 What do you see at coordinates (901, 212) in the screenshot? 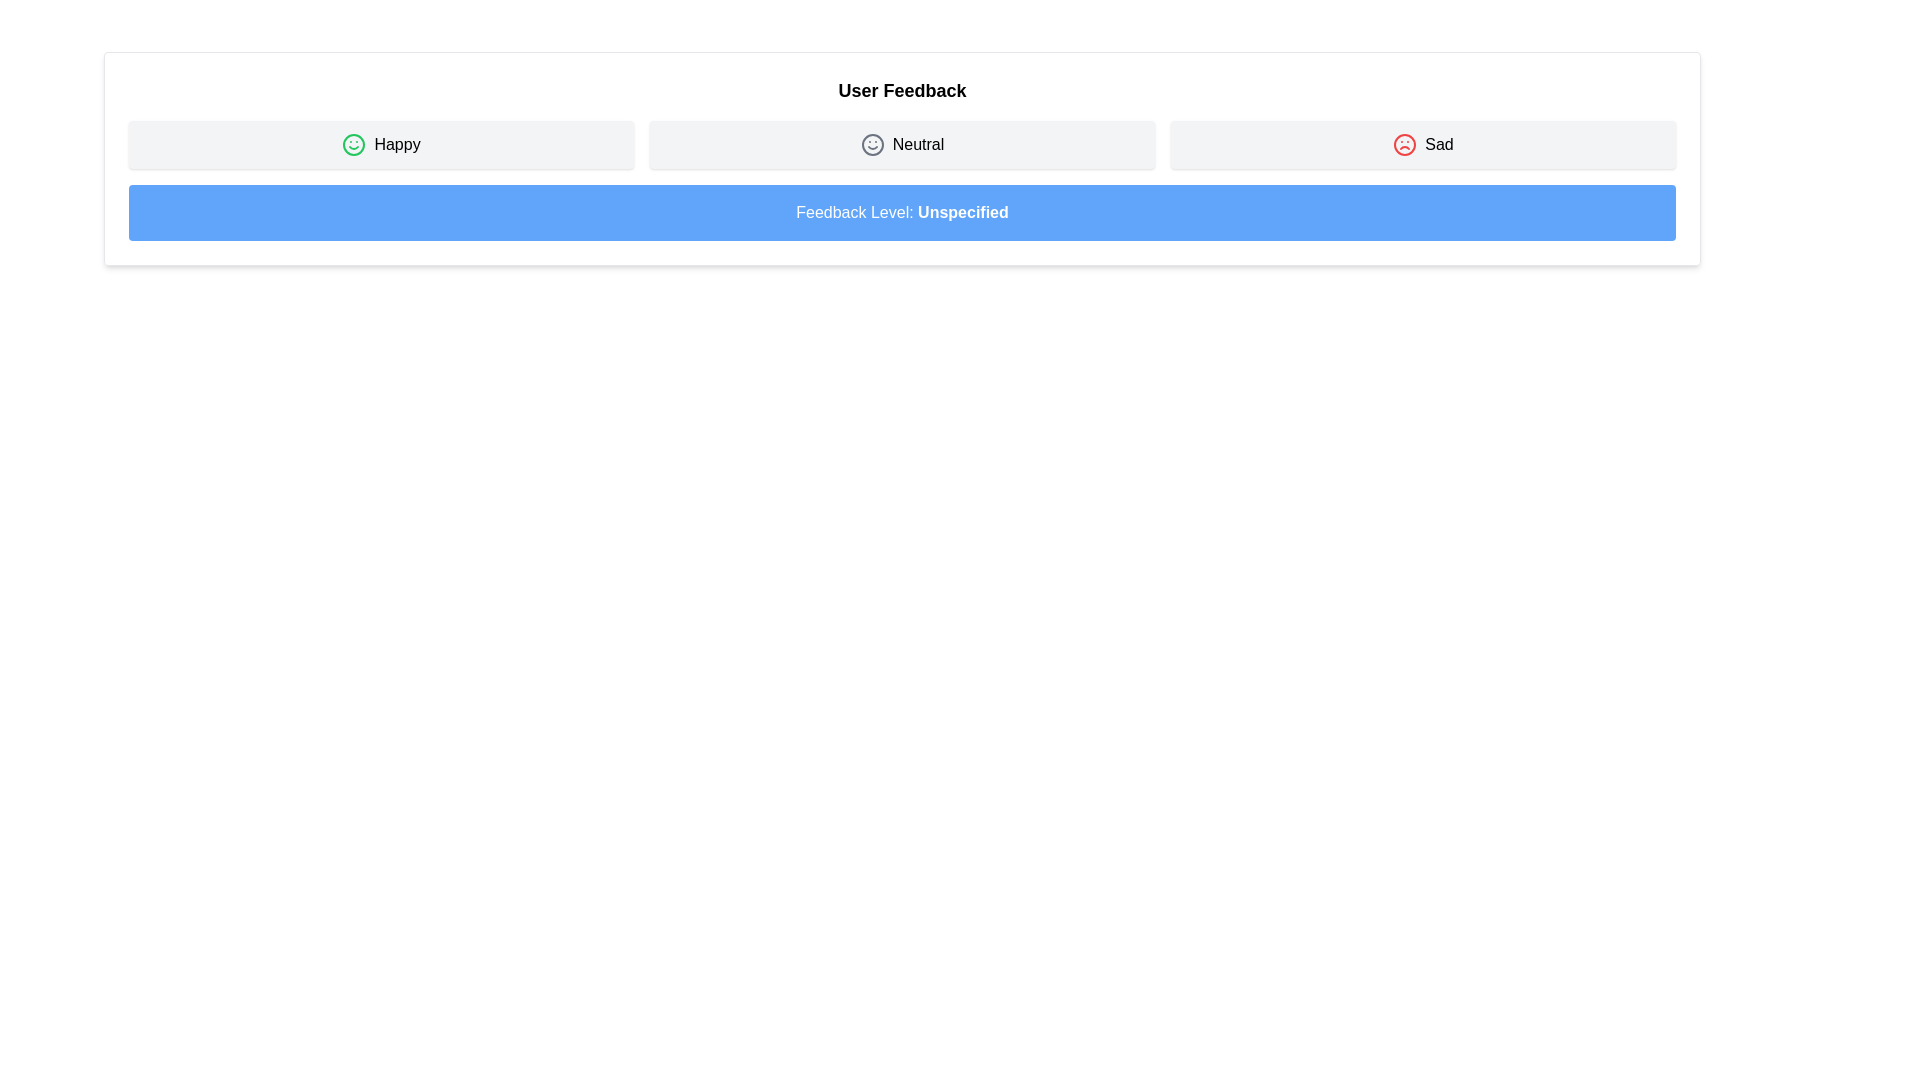
I see `the rectangular section with a blue background and white text that reads 'Feedback Level: Unspecified', located directly beneath the feedback options` at bounding box center [901, 212].